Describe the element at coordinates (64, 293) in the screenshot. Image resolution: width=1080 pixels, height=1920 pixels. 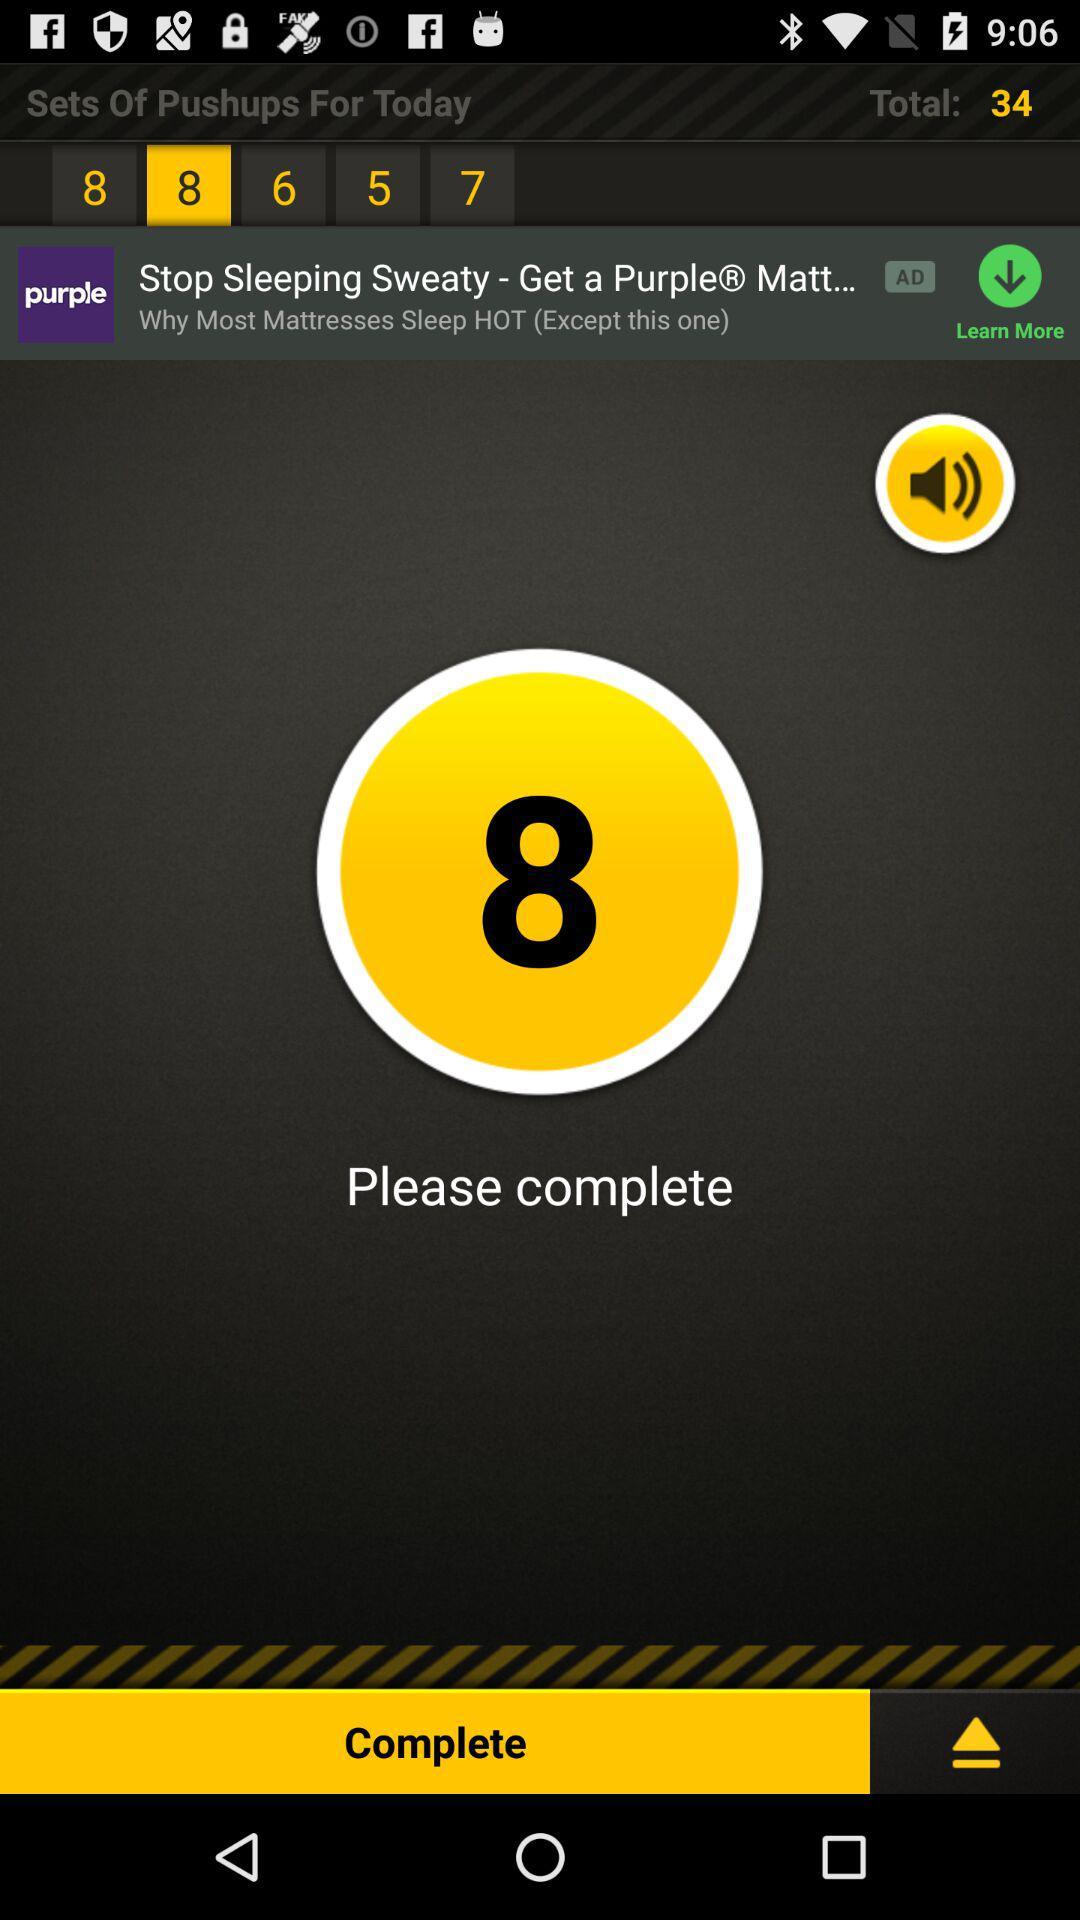
I see `the app below the 8 icon` at that location.